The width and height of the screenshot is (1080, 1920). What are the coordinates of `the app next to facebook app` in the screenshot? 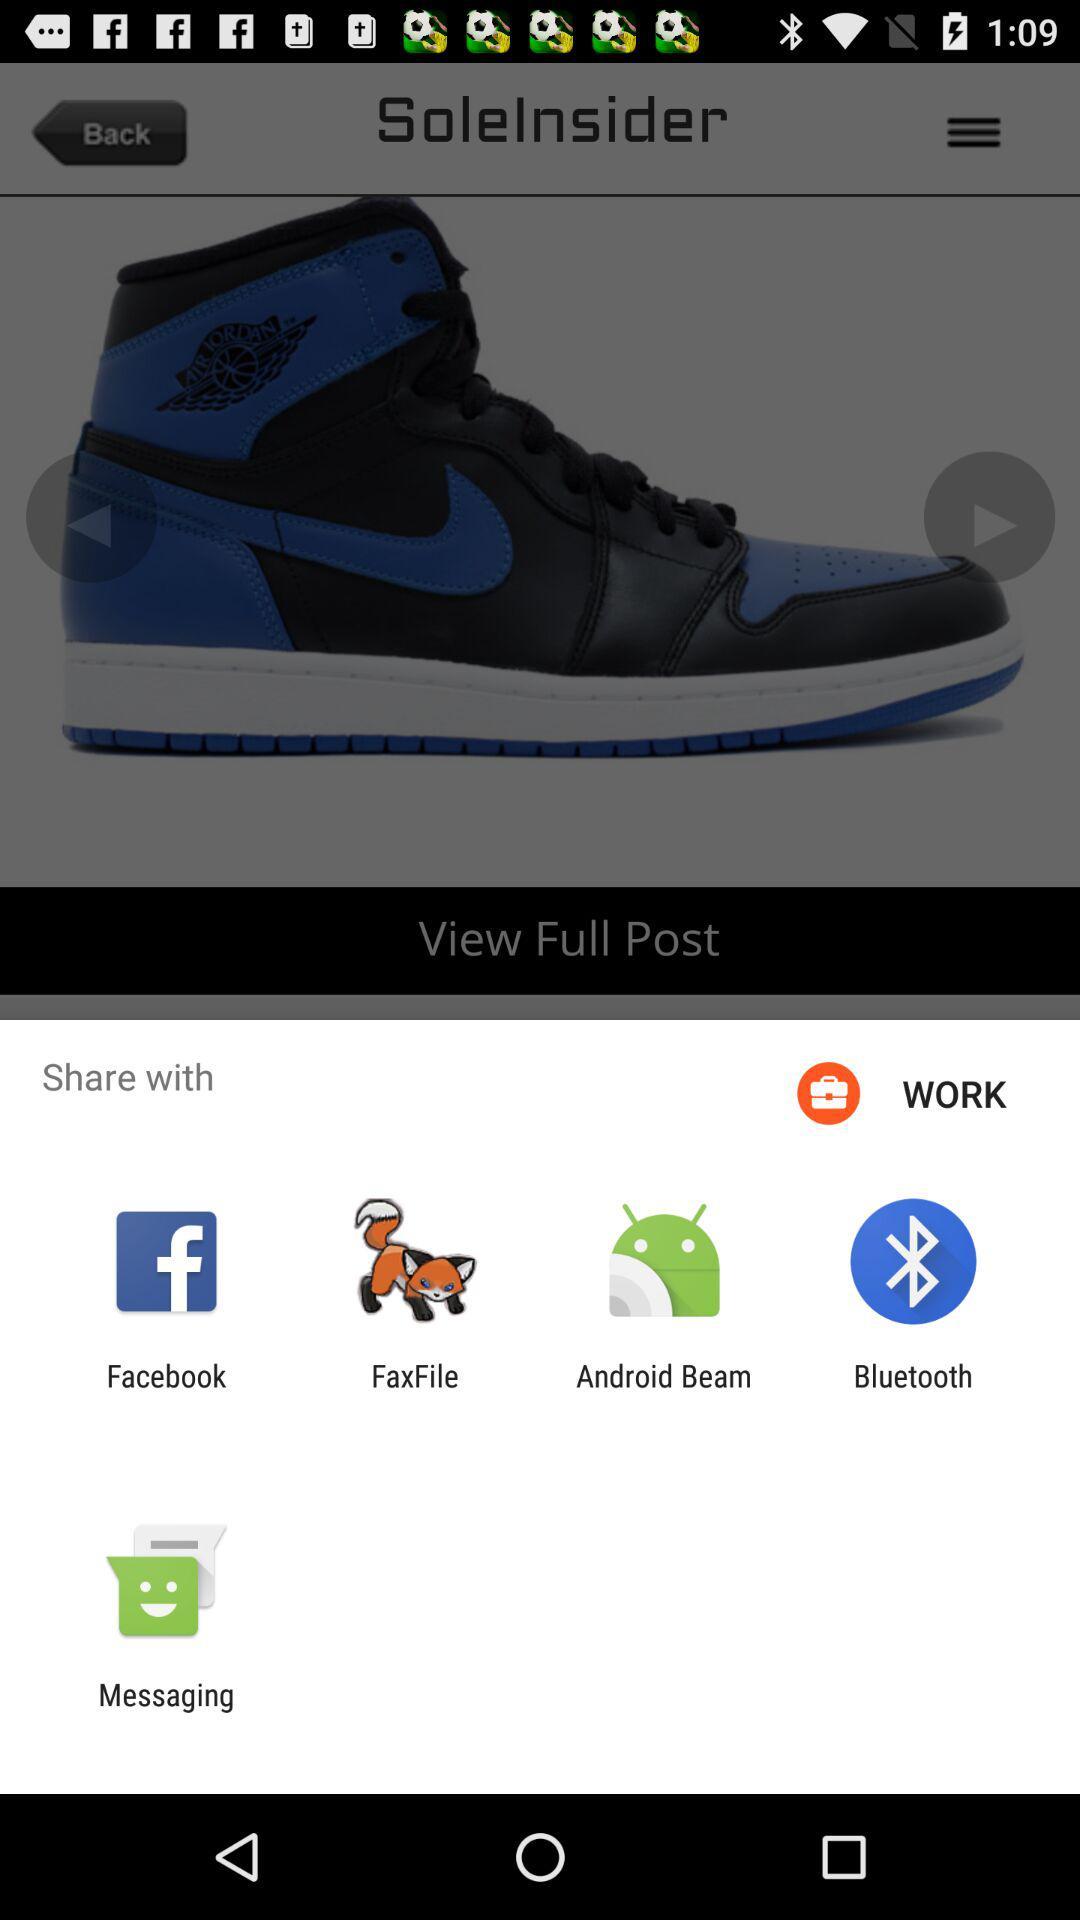 It's located at (414, 1392).